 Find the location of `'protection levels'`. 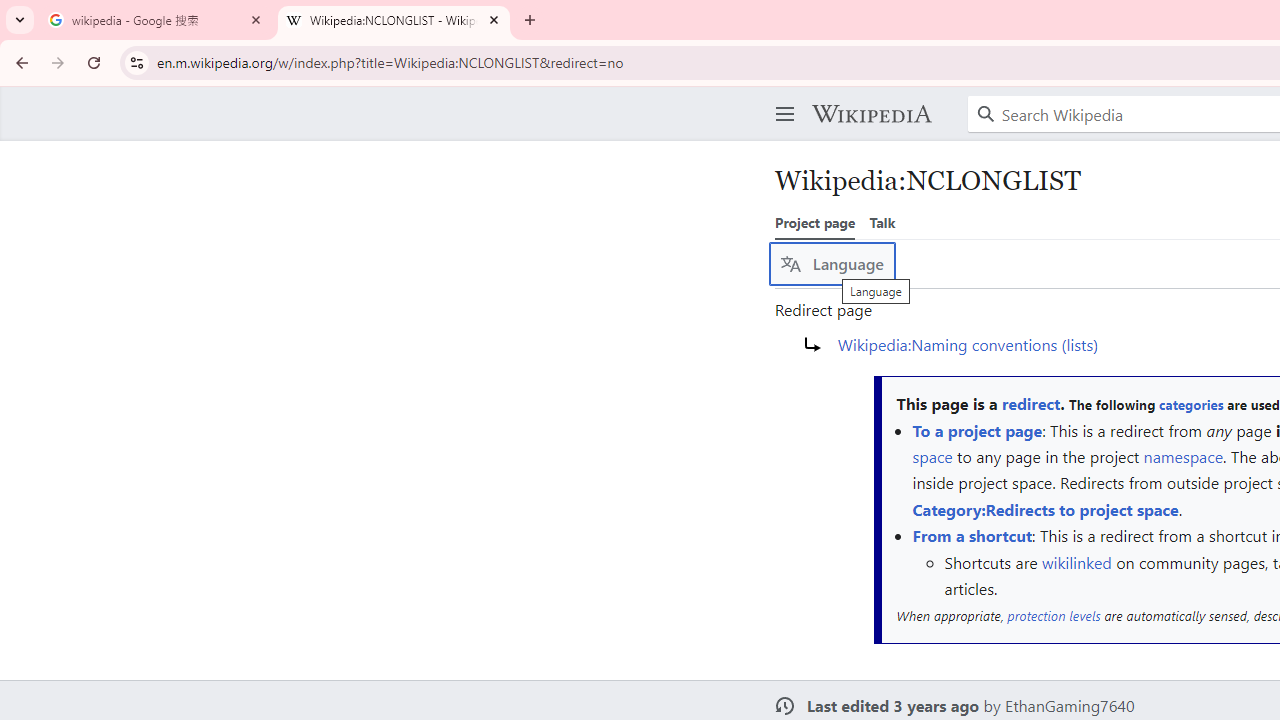

'protection levels' is located at coordinates (1053, 614).